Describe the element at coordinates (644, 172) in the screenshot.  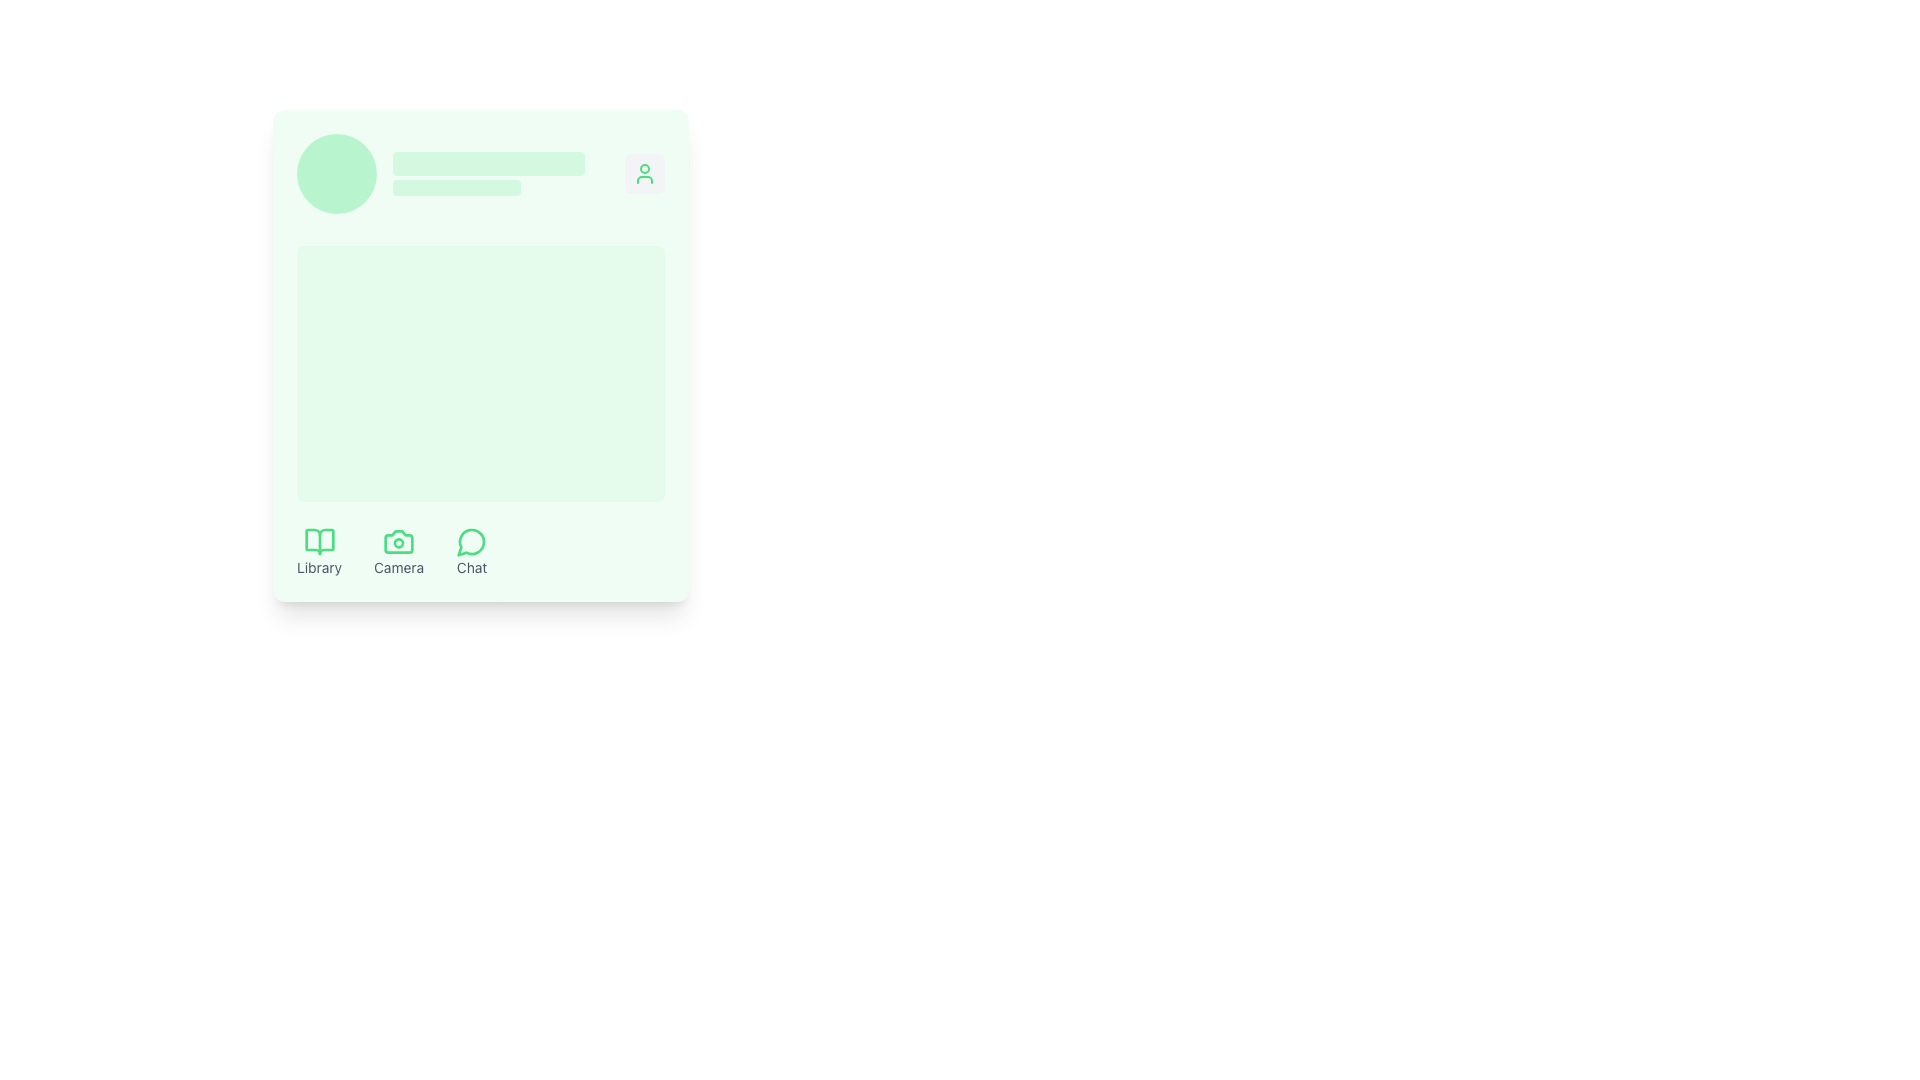
I see `the user icon represented as a circular head with a smaller body outline below, styled in green, located in the top-right corner of the card interface` at that location.